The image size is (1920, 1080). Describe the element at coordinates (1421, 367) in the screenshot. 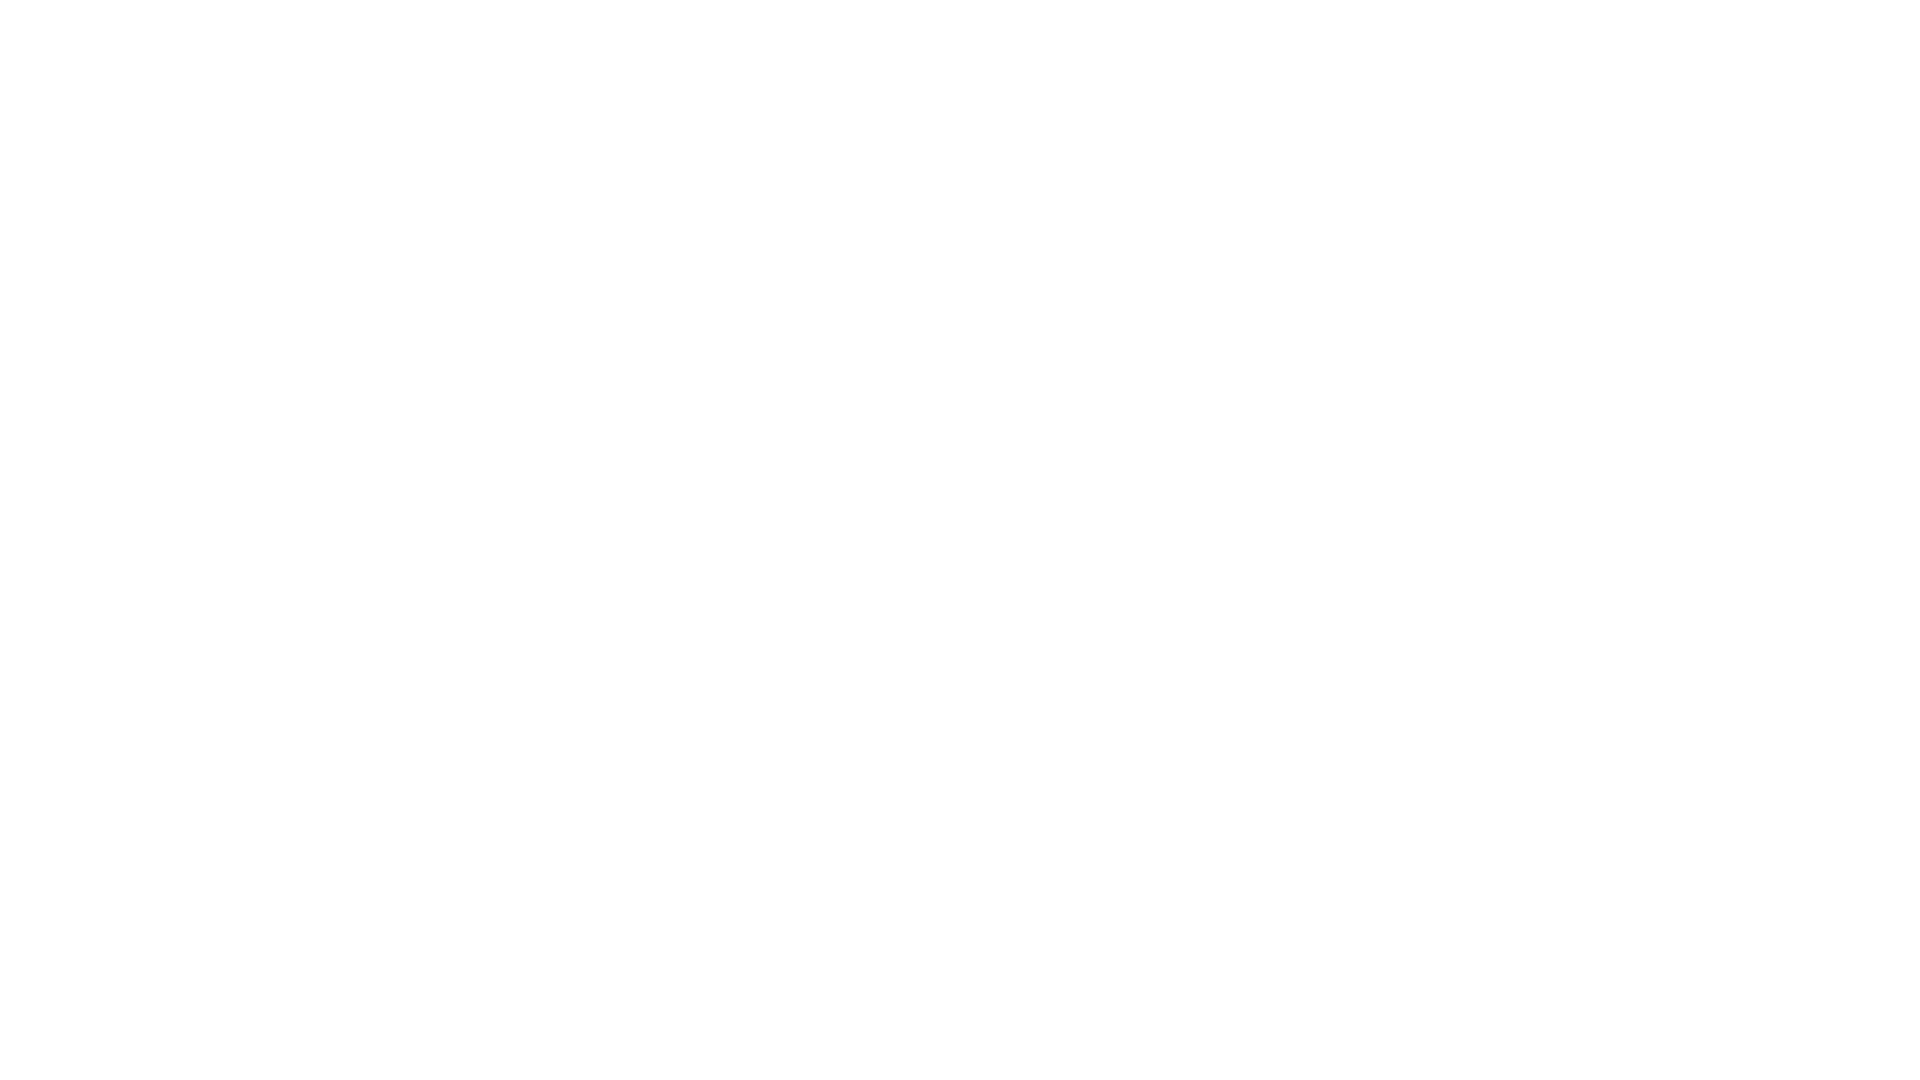

I see `Select 5:00 PM on Mon, Jun 27, 2022` at that location.